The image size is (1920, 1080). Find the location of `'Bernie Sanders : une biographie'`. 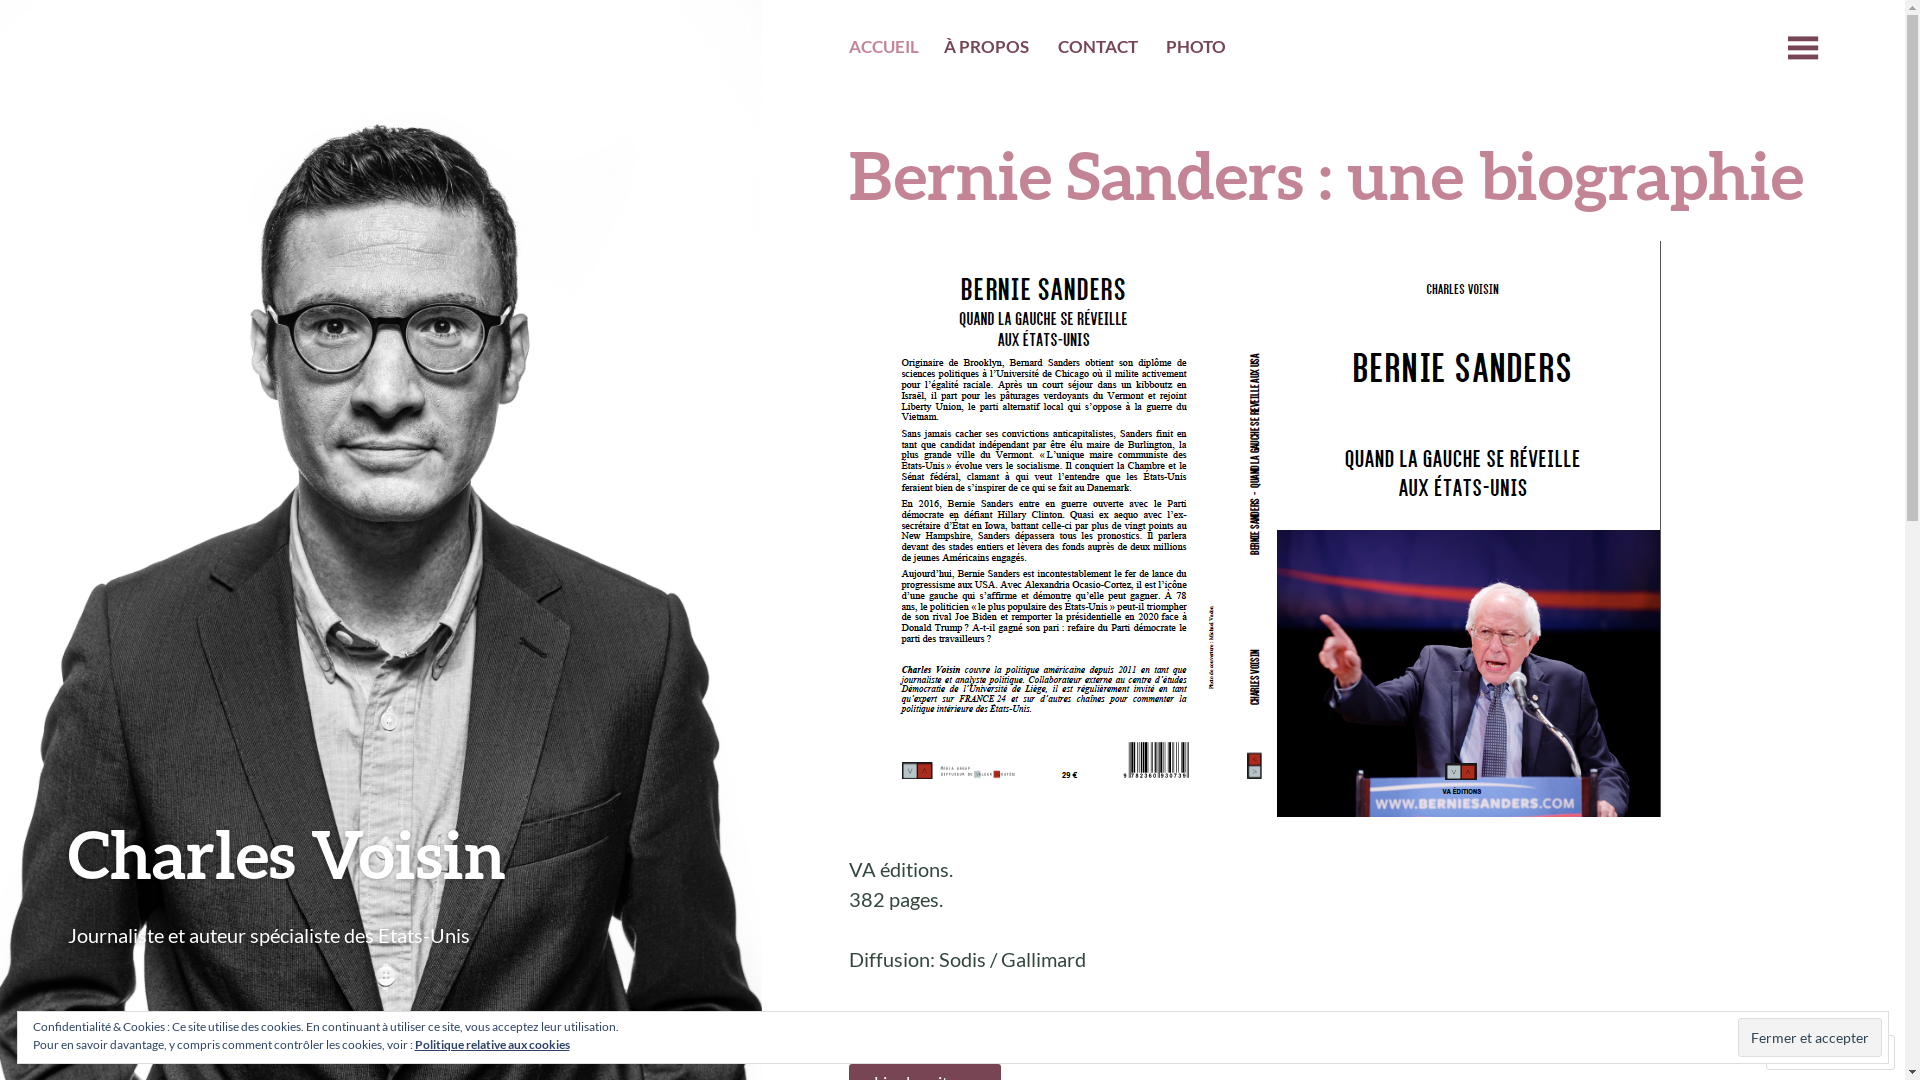

'Bernie Sanders : une biographie' is located at coordinates (1326, 173).